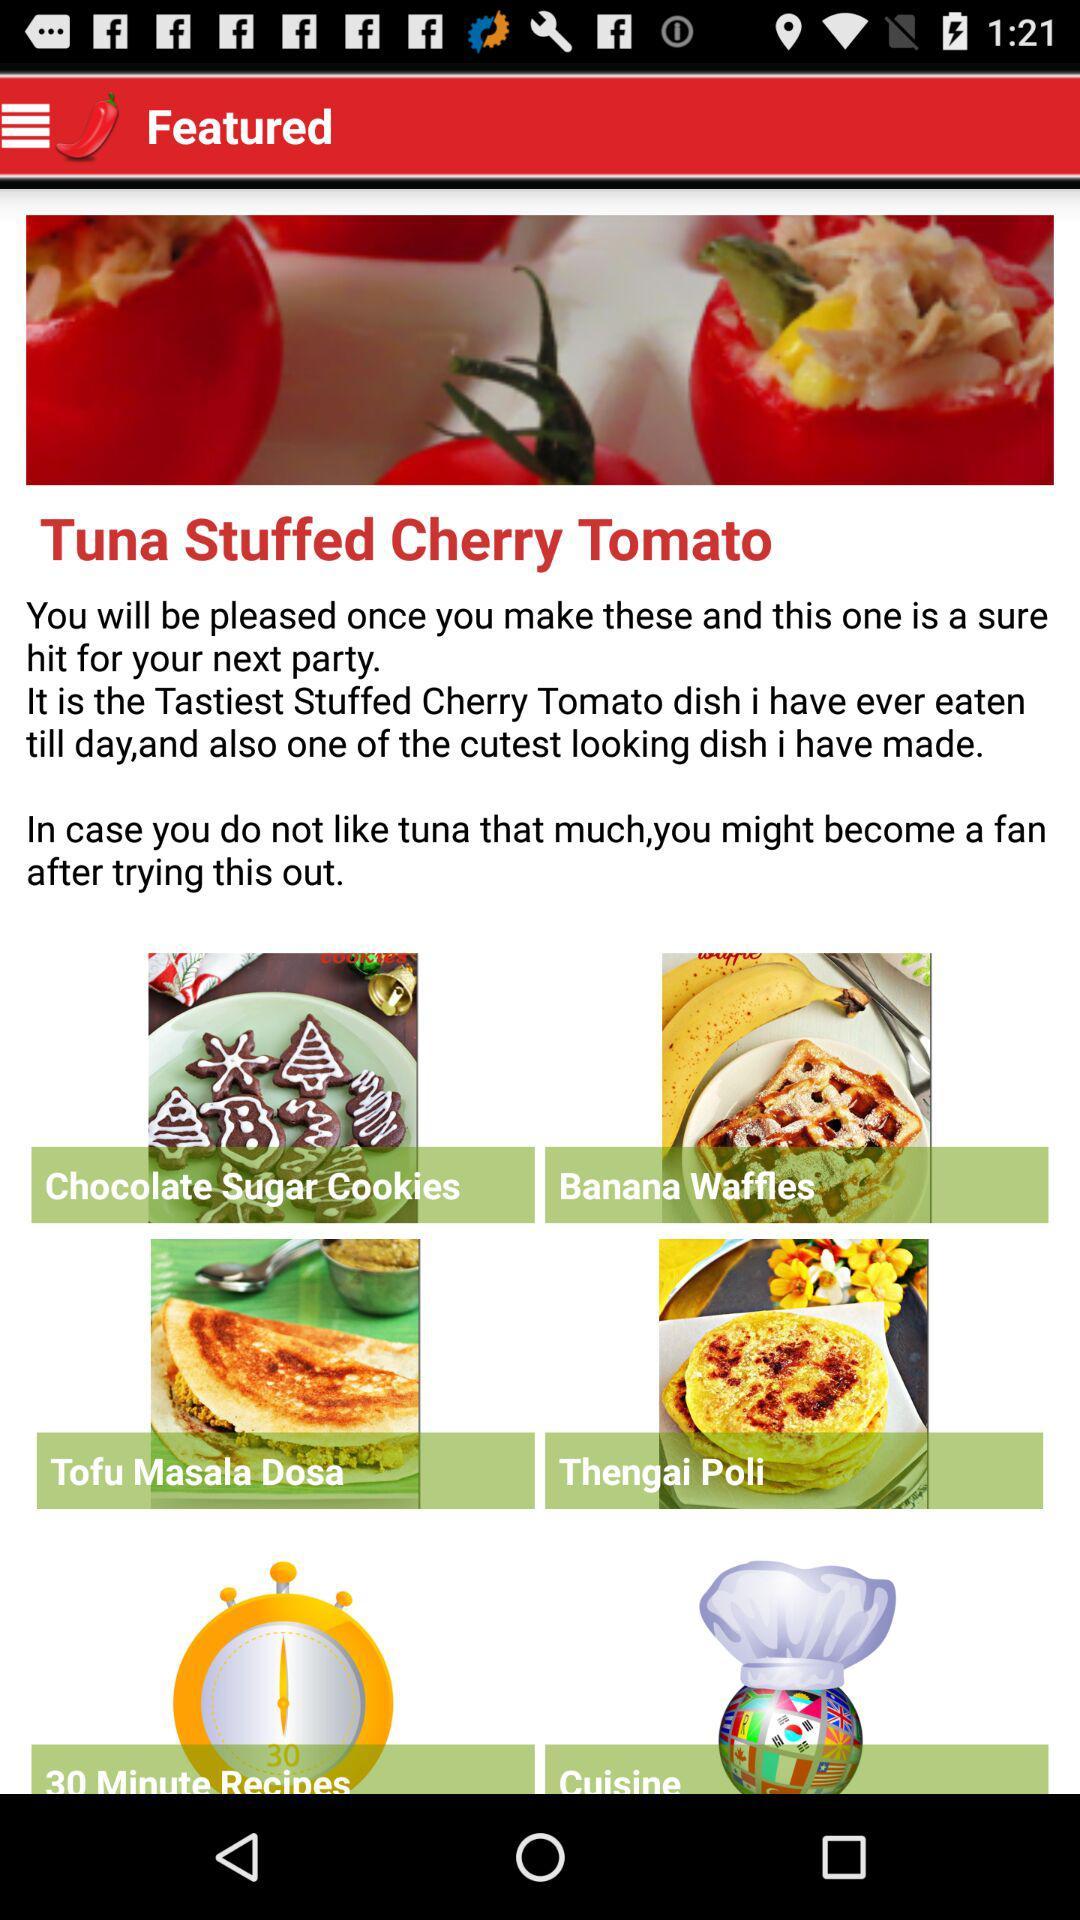 The image size is (1080, 1920). I want to click on see recipe, so click(285, 1372).